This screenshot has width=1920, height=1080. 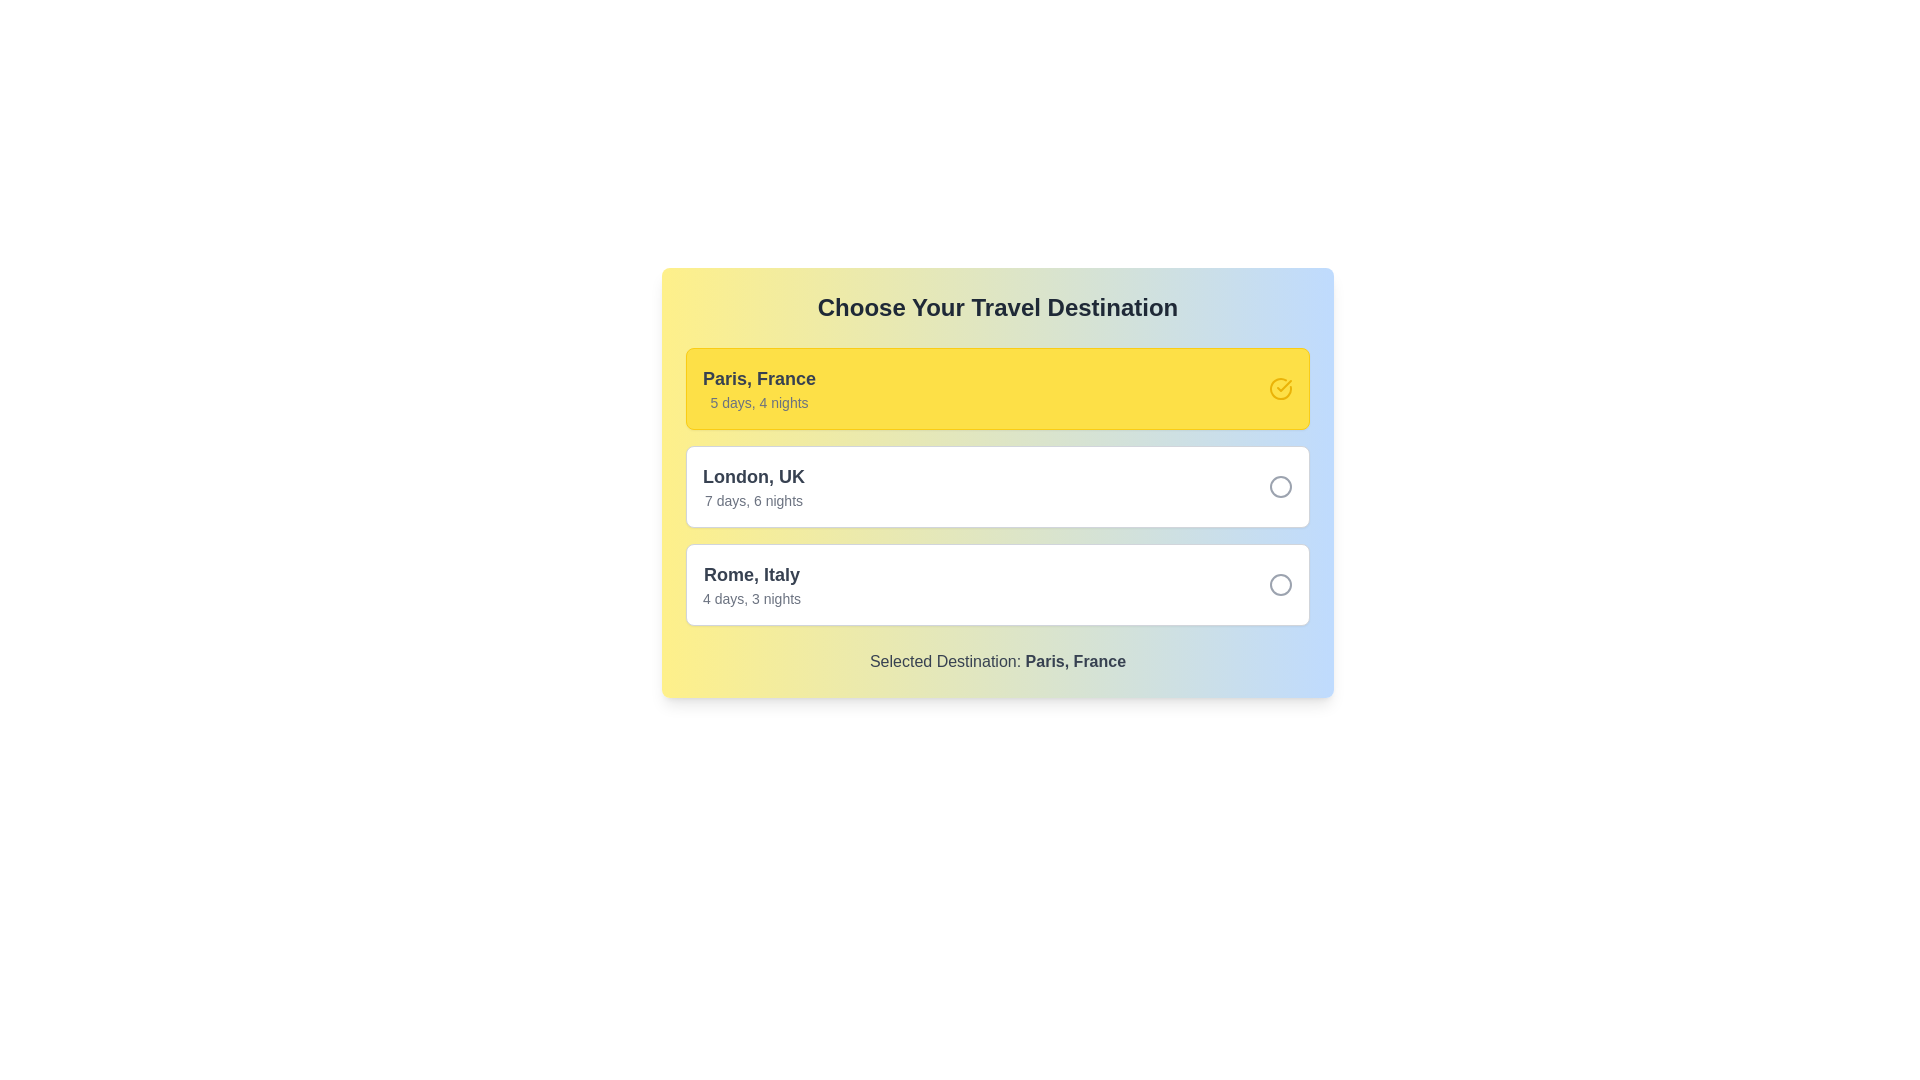 I want to click on the text label displaying the travel destination name 'Rome, Italy', which is located in the third travel destination card from the top, above the subtitle '4 days, 3 nights', so click(x=751, y=574).